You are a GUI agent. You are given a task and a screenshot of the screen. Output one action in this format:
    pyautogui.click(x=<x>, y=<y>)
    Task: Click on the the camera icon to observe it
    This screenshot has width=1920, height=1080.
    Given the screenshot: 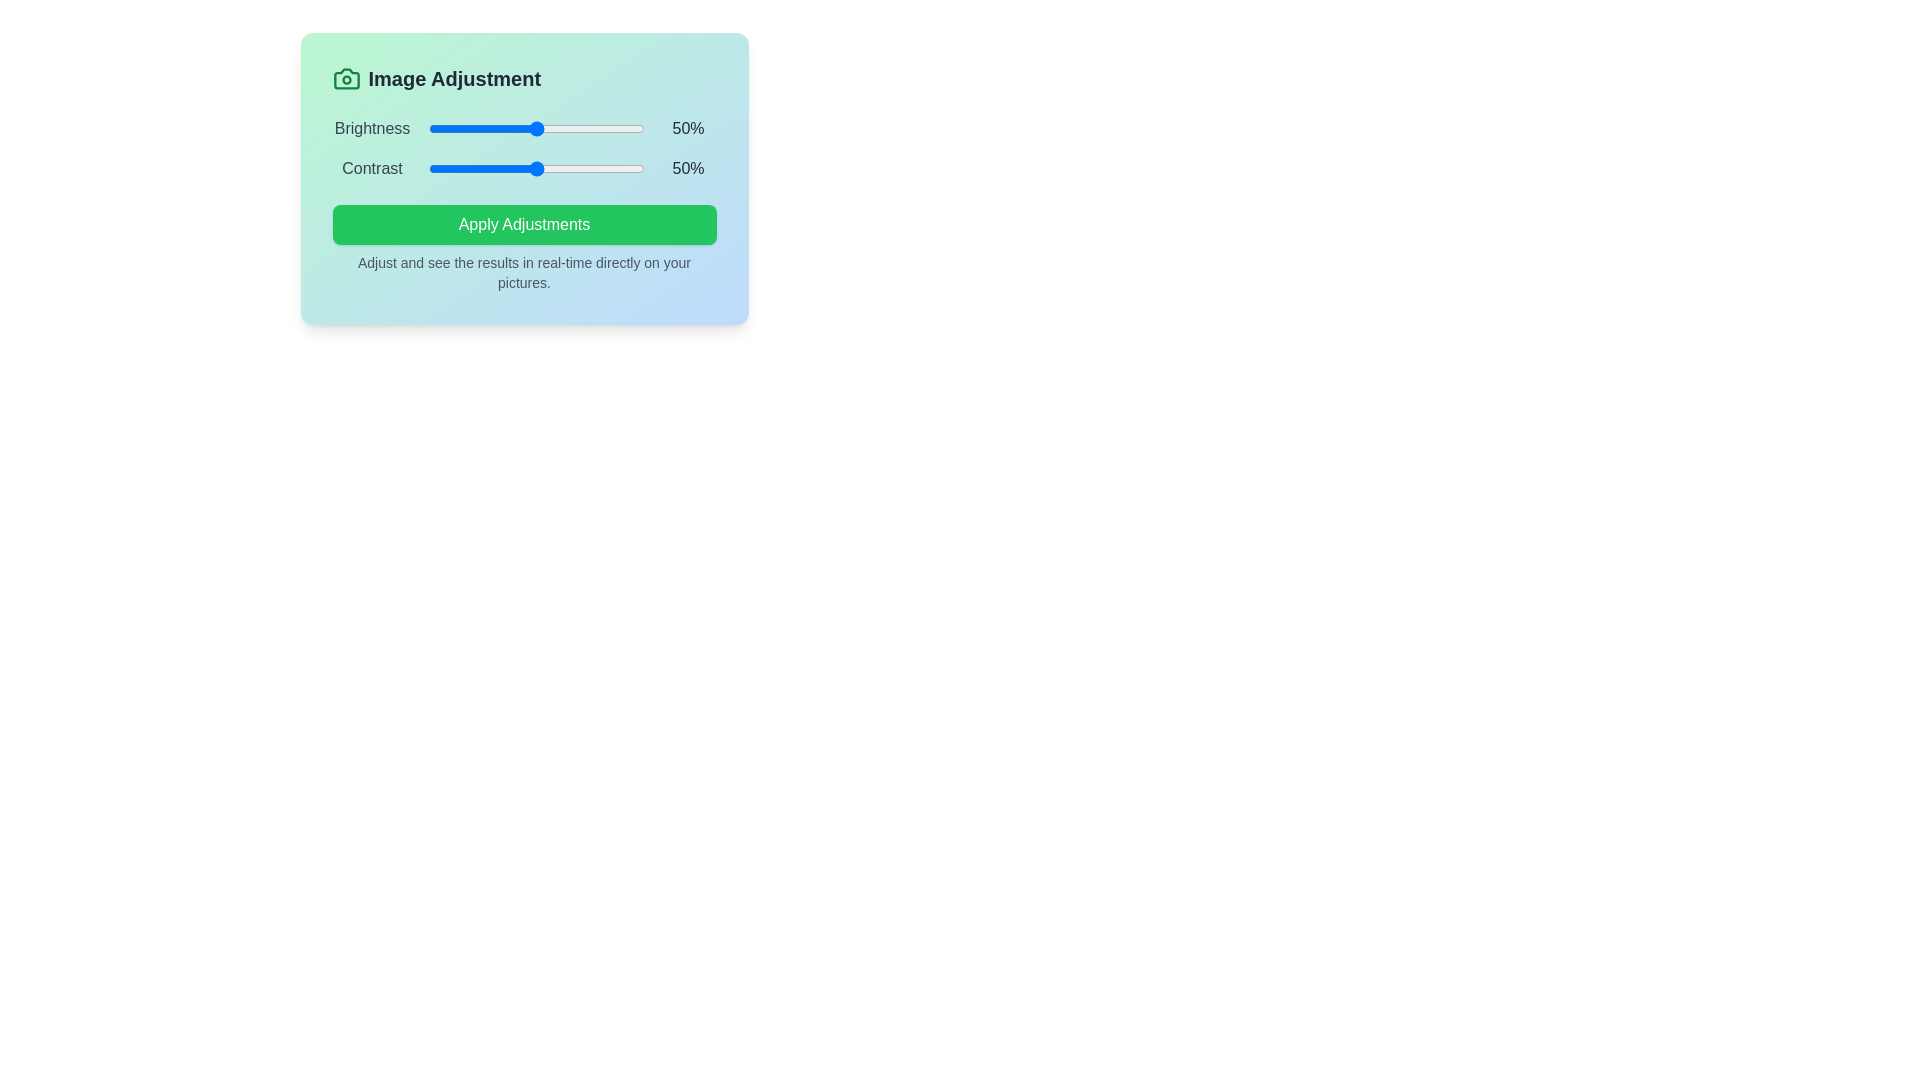 What is the action you would take?
    pyautogui.click(x=346, y=77)
    